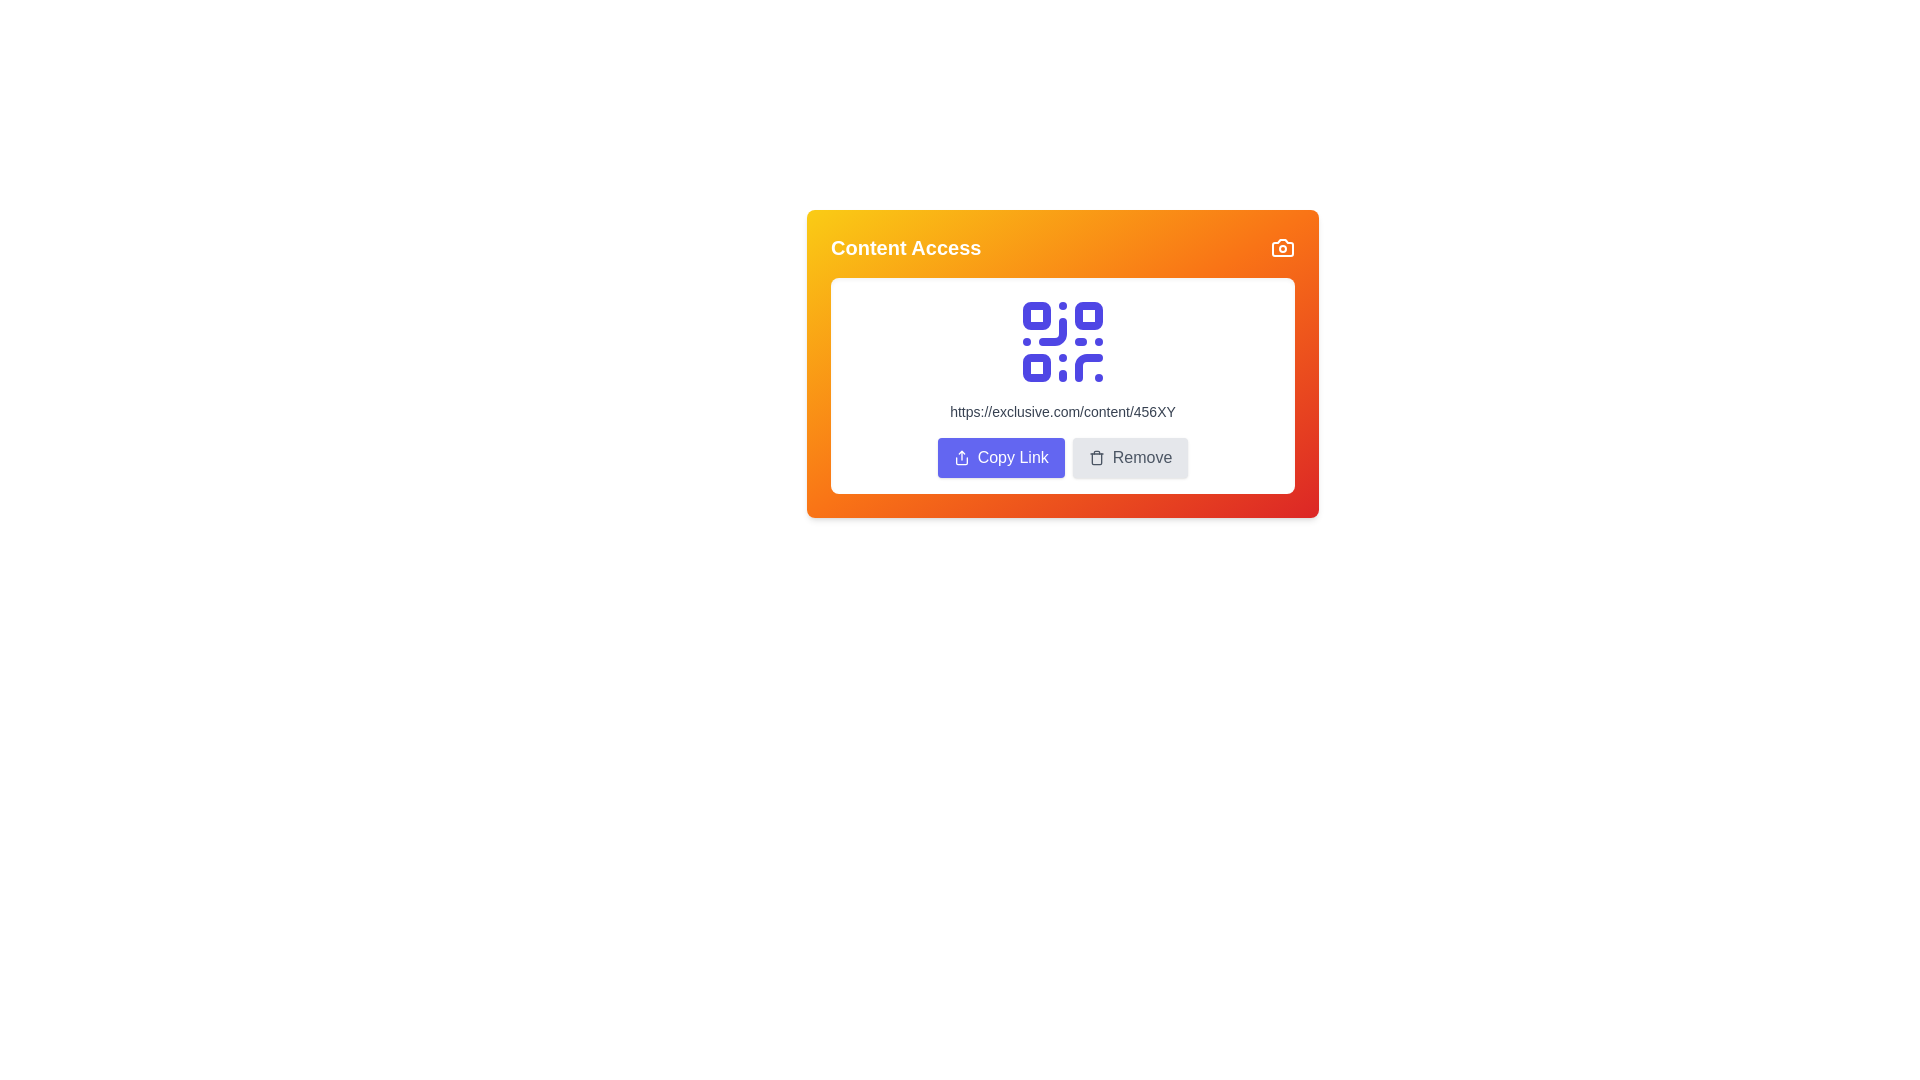 This screenshot has width=1920, height=1080. Describe the element at coordinates (1001, 458) in the screenshot. I see `the 'Copy Link' button located at the bottom of the 'Content Access' card to copy the displayed link to the clipboard` at that location.